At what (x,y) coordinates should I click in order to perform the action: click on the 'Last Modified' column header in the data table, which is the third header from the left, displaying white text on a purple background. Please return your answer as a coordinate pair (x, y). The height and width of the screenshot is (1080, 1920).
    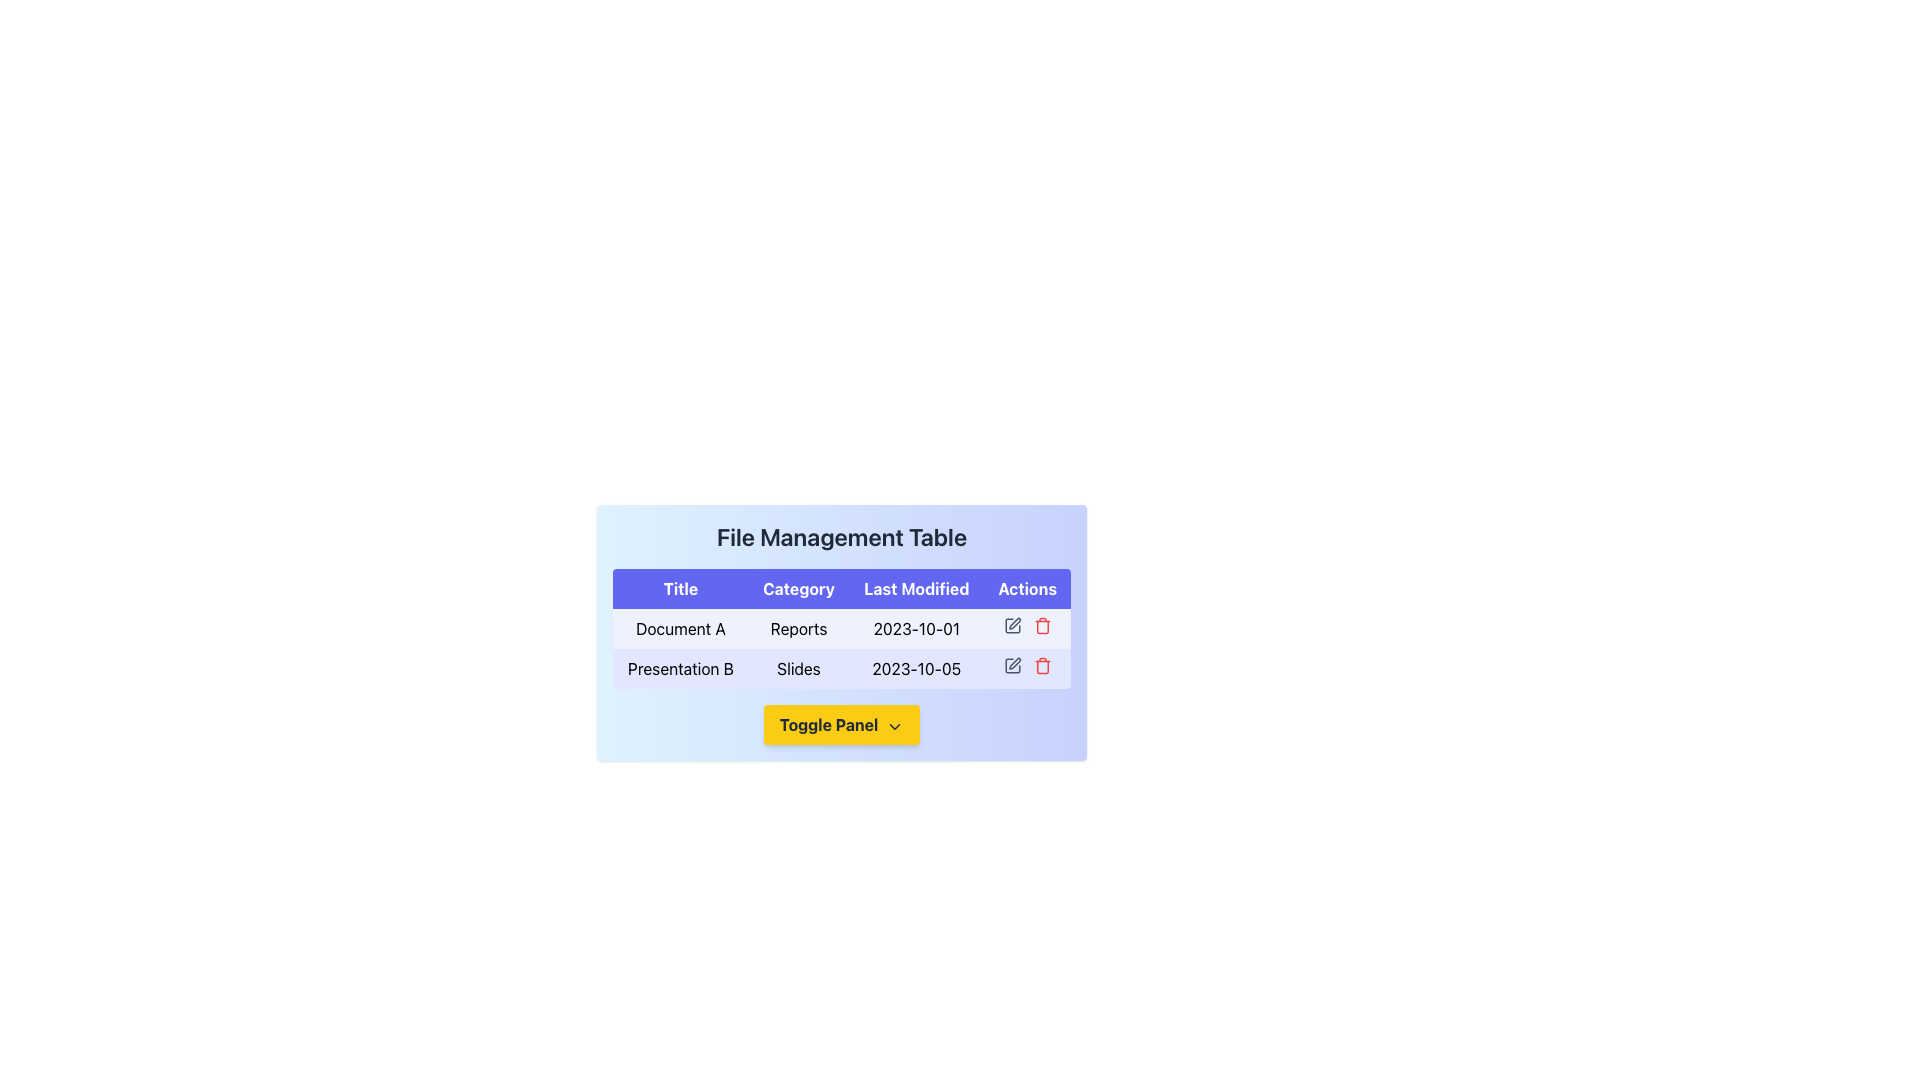
    Looking at the image, I should click on (915, 588).